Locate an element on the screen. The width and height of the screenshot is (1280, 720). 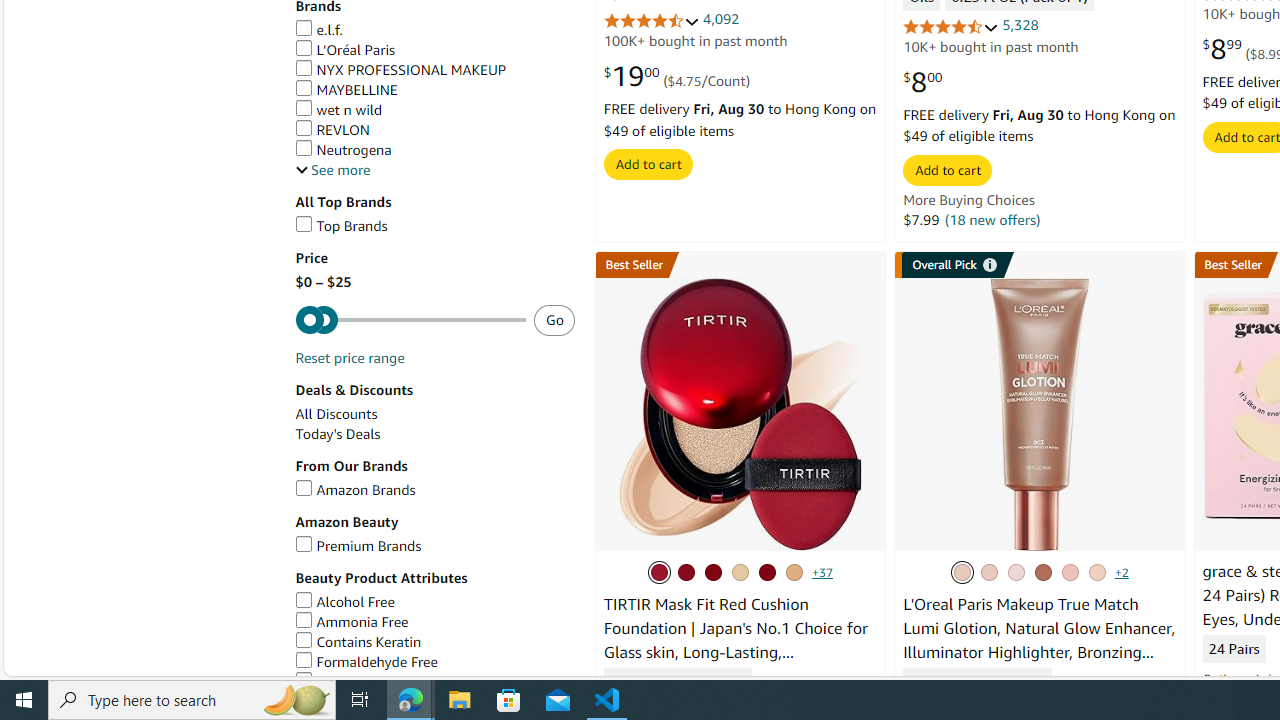
'Top Brands' is located at coordinates (433, 225).